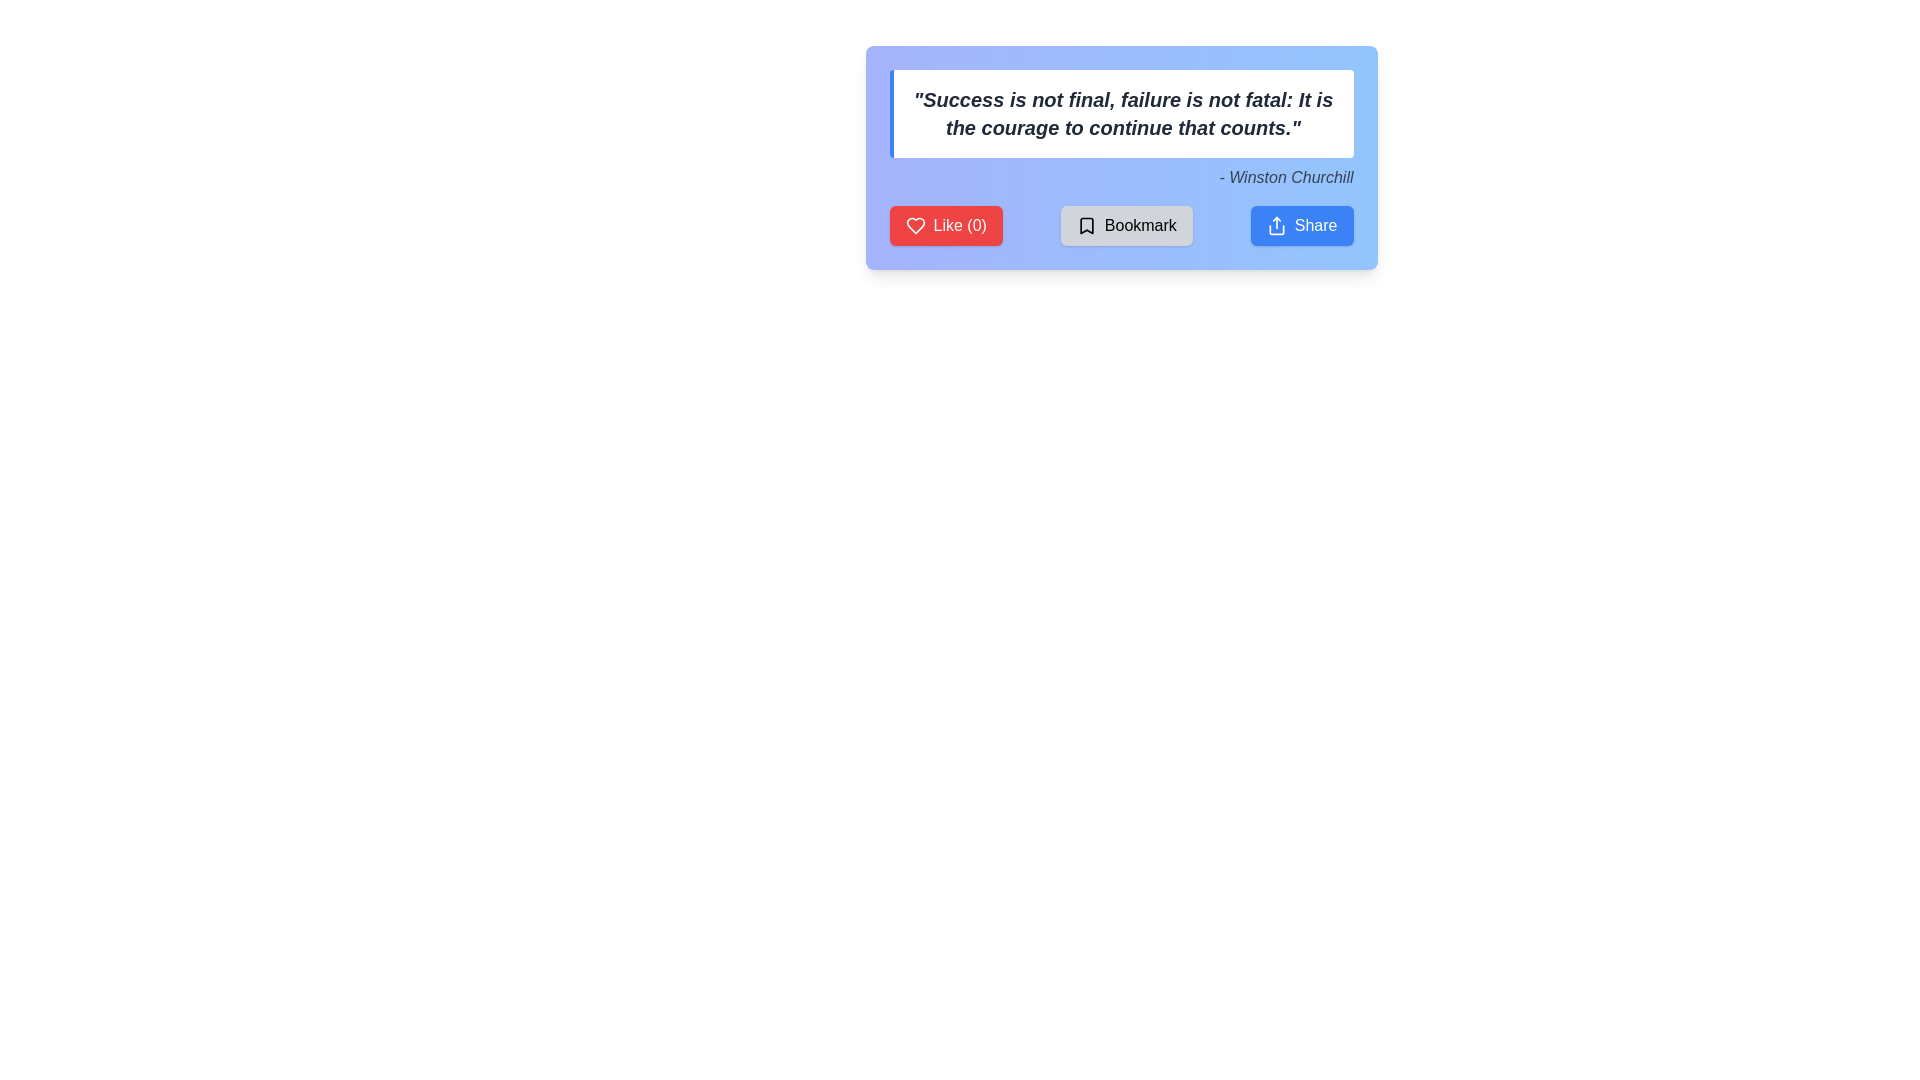 The width and height of the screenshot is (1920, 1080). Describe the element at coordinates (945, 225) in the screenshot. I see `the red 'Like (0)' button with a heart icon` at that location.